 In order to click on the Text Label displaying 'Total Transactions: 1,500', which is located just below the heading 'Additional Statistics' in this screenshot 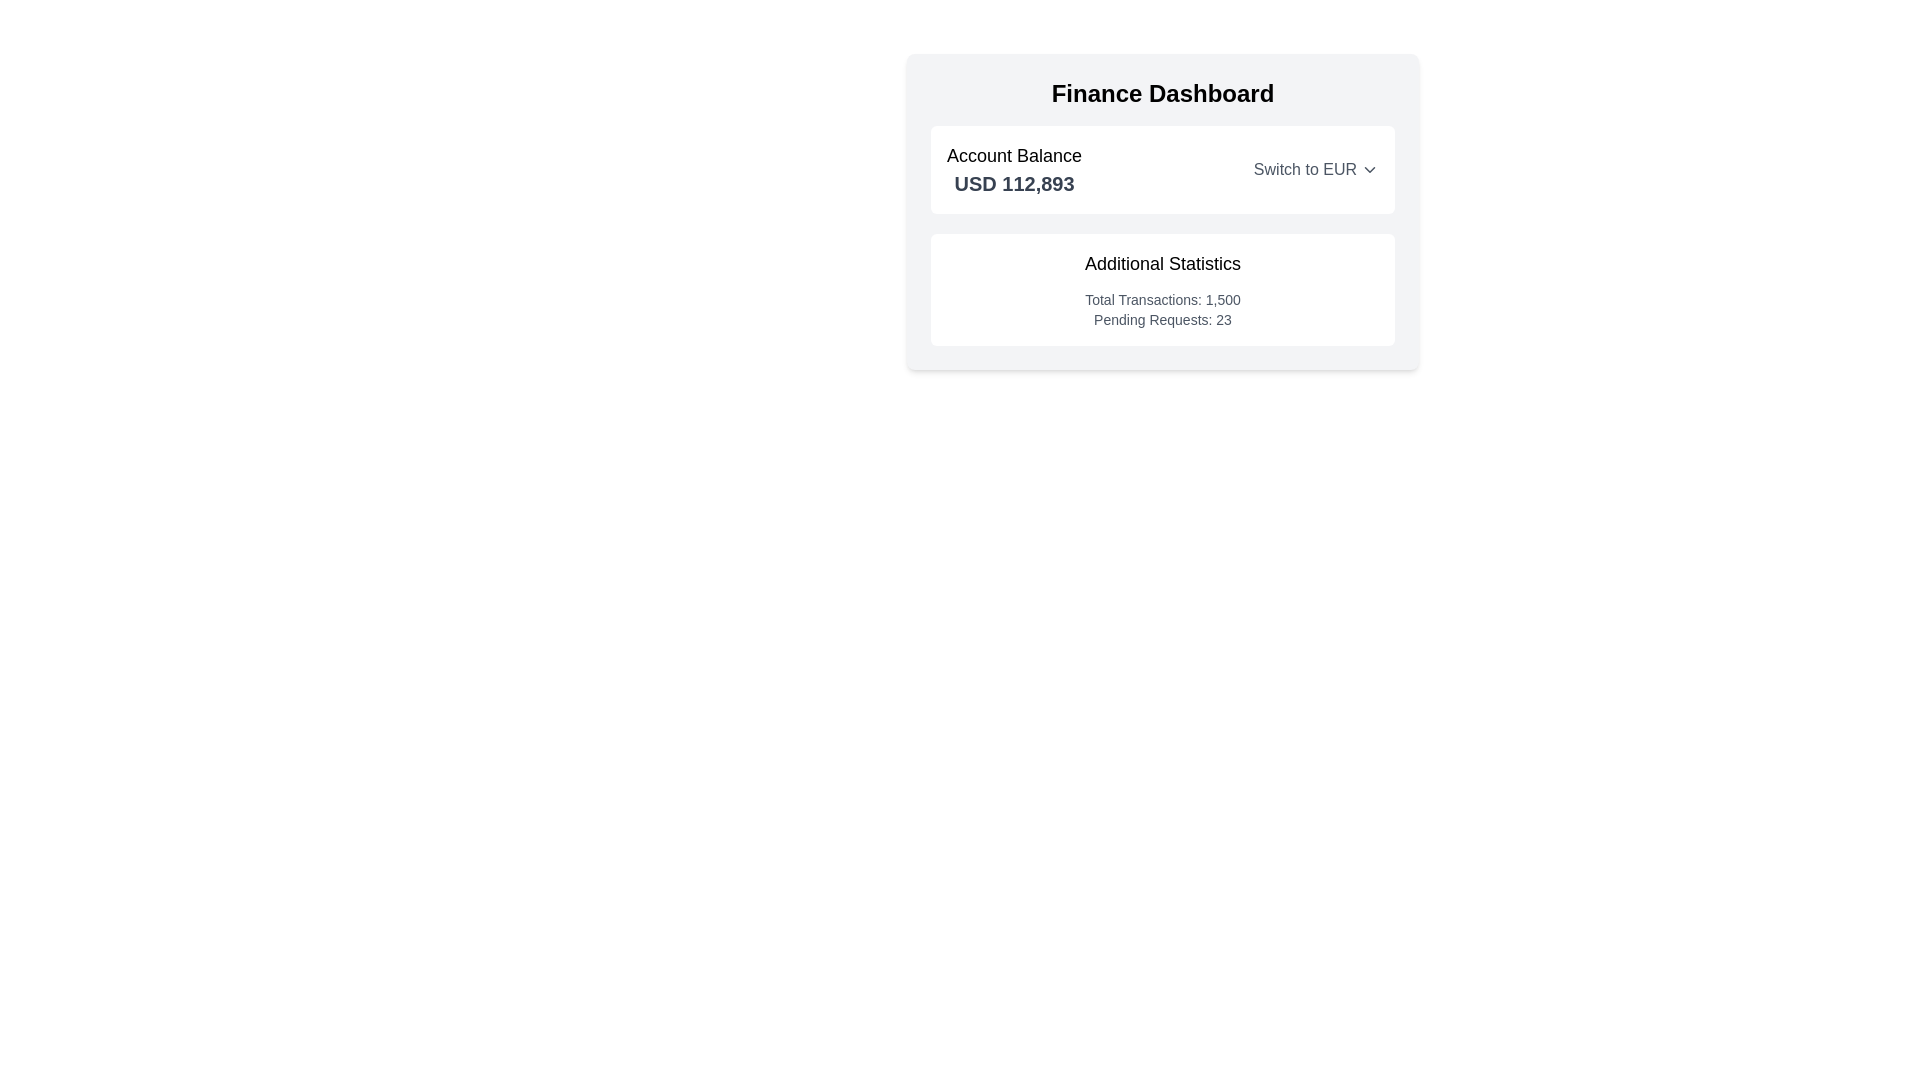, I will do `click(1162, 300)`.